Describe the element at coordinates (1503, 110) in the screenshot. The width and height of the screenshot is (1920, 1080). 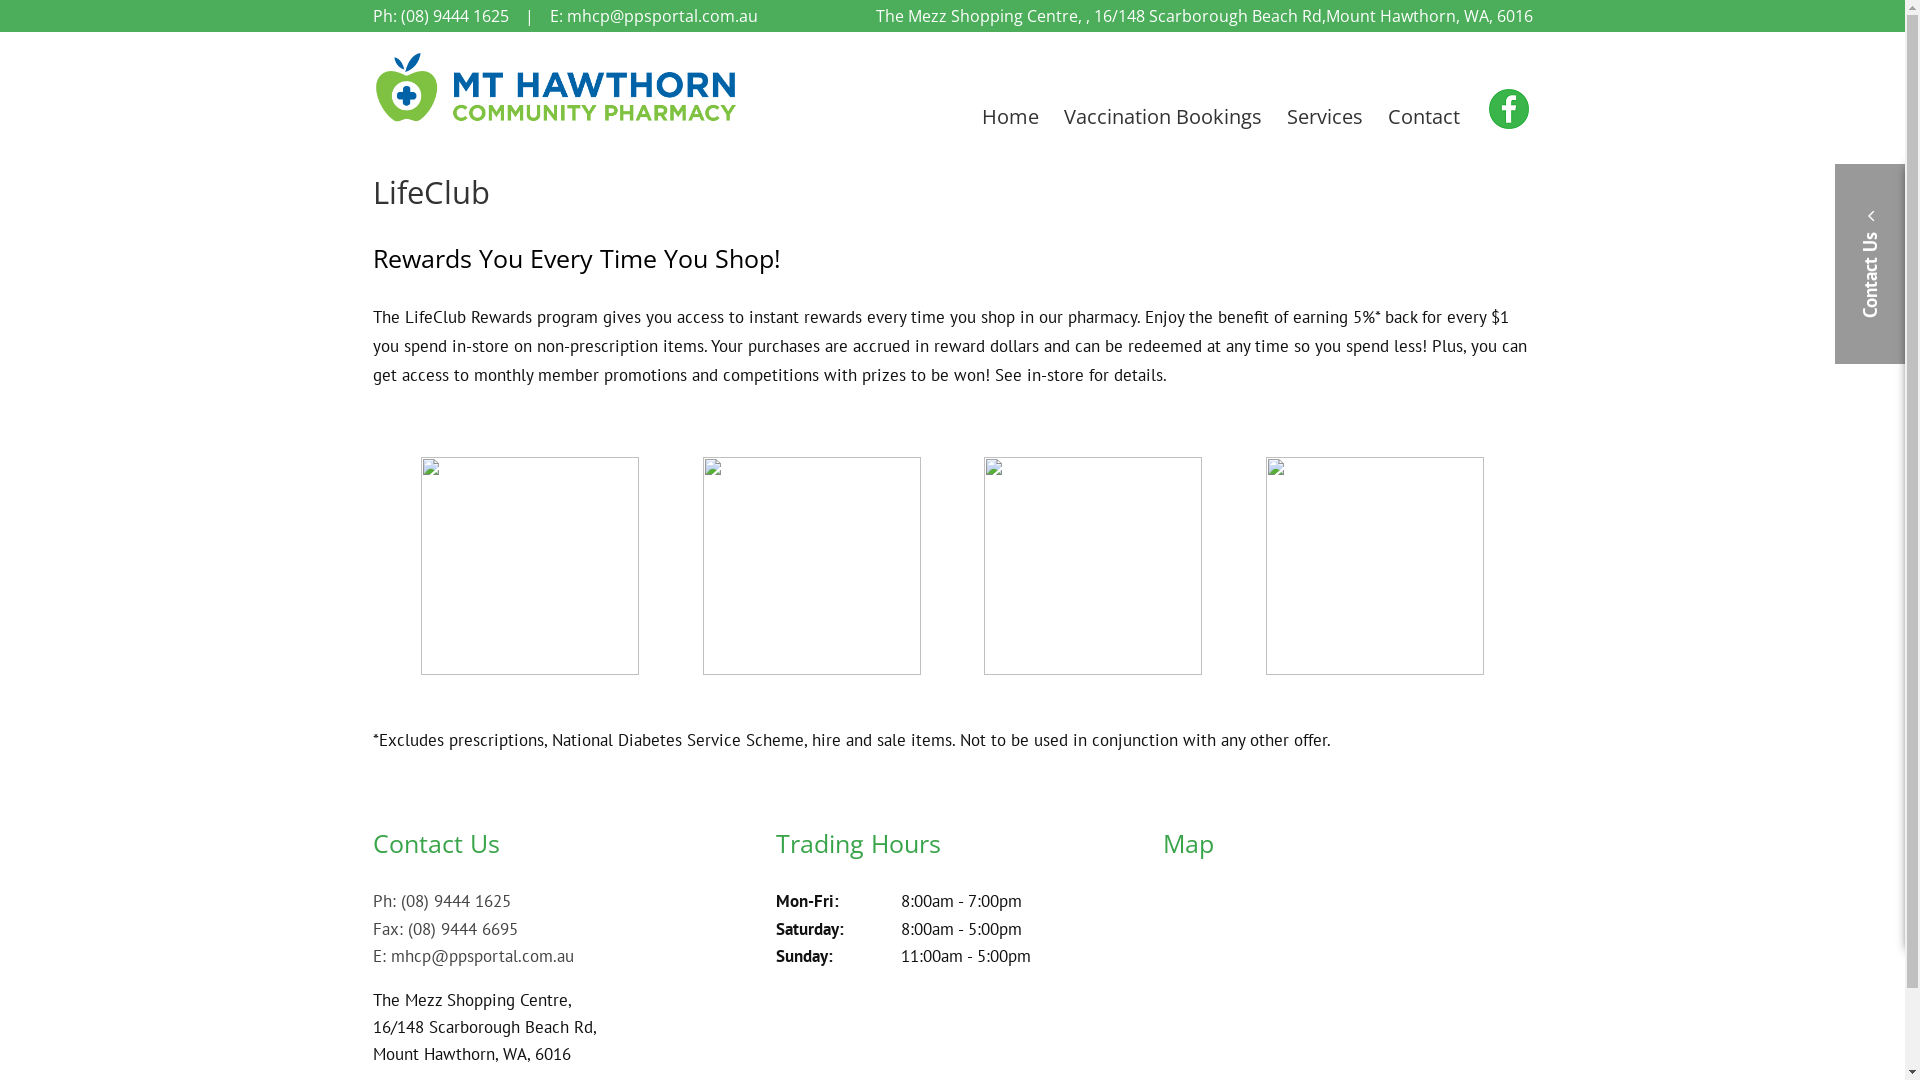
I see `'Like us on Facebook'` at that location.